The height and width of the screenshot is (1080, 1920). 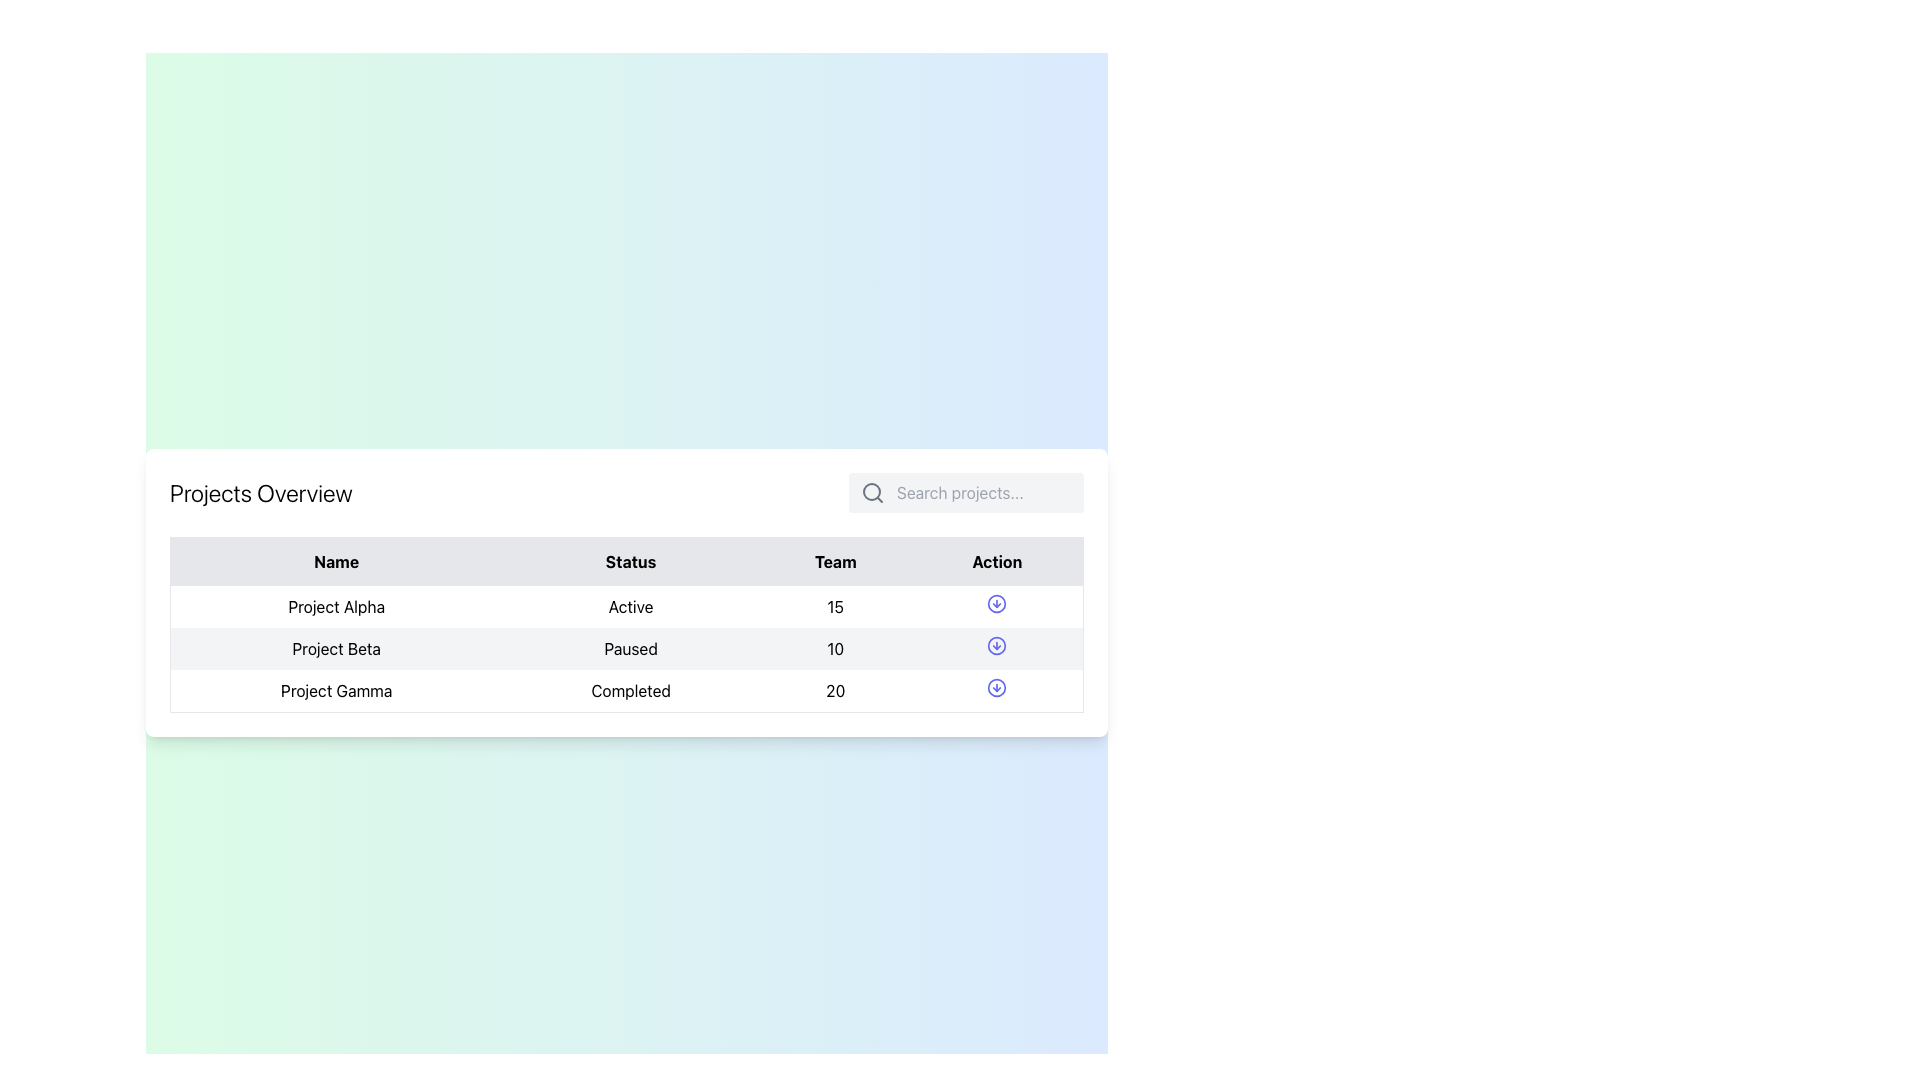 What do you see at coordinates (626, 605) in the screenshot?
I see `displayed text of the 'Active' status for 'Project Alpha' in the project overview table's status column` at bounding box center [626, 605].